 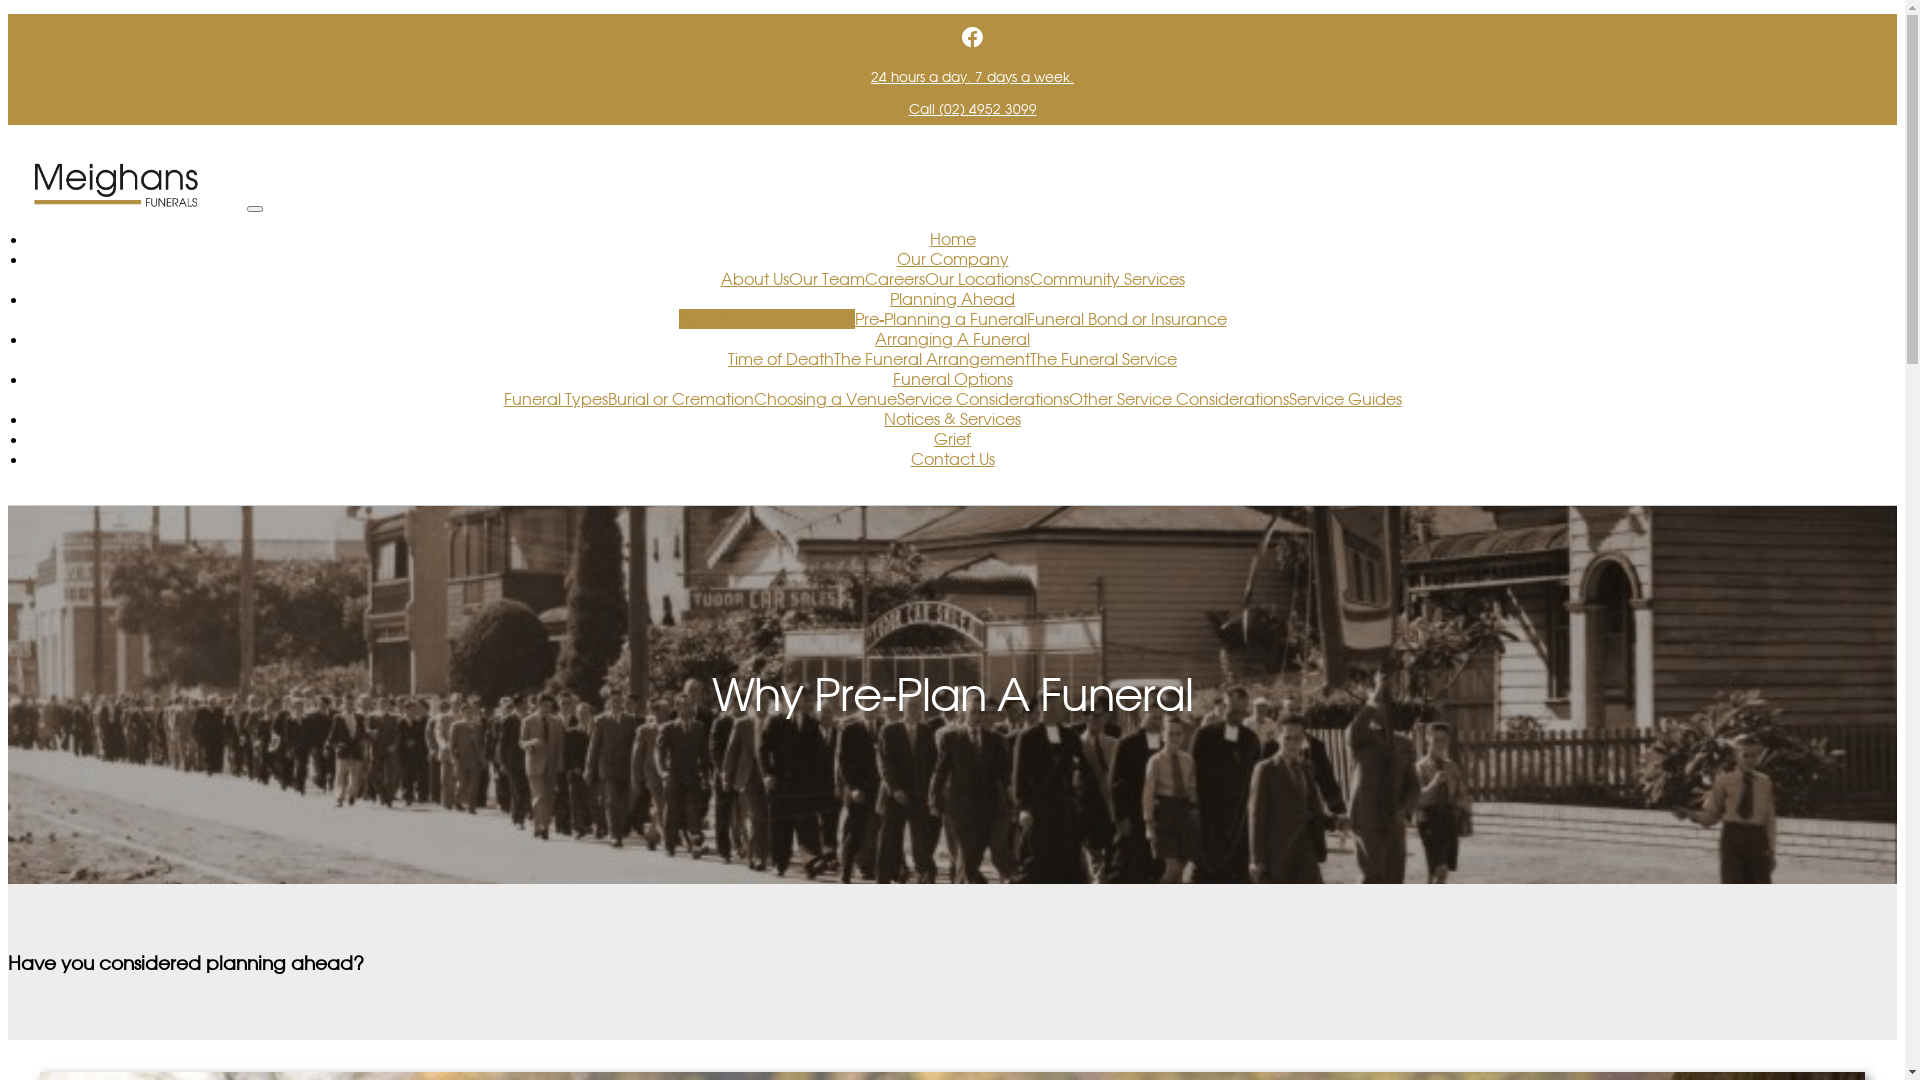 I want to click on 'Other Service Considerations', so click(x=1177, y=398).